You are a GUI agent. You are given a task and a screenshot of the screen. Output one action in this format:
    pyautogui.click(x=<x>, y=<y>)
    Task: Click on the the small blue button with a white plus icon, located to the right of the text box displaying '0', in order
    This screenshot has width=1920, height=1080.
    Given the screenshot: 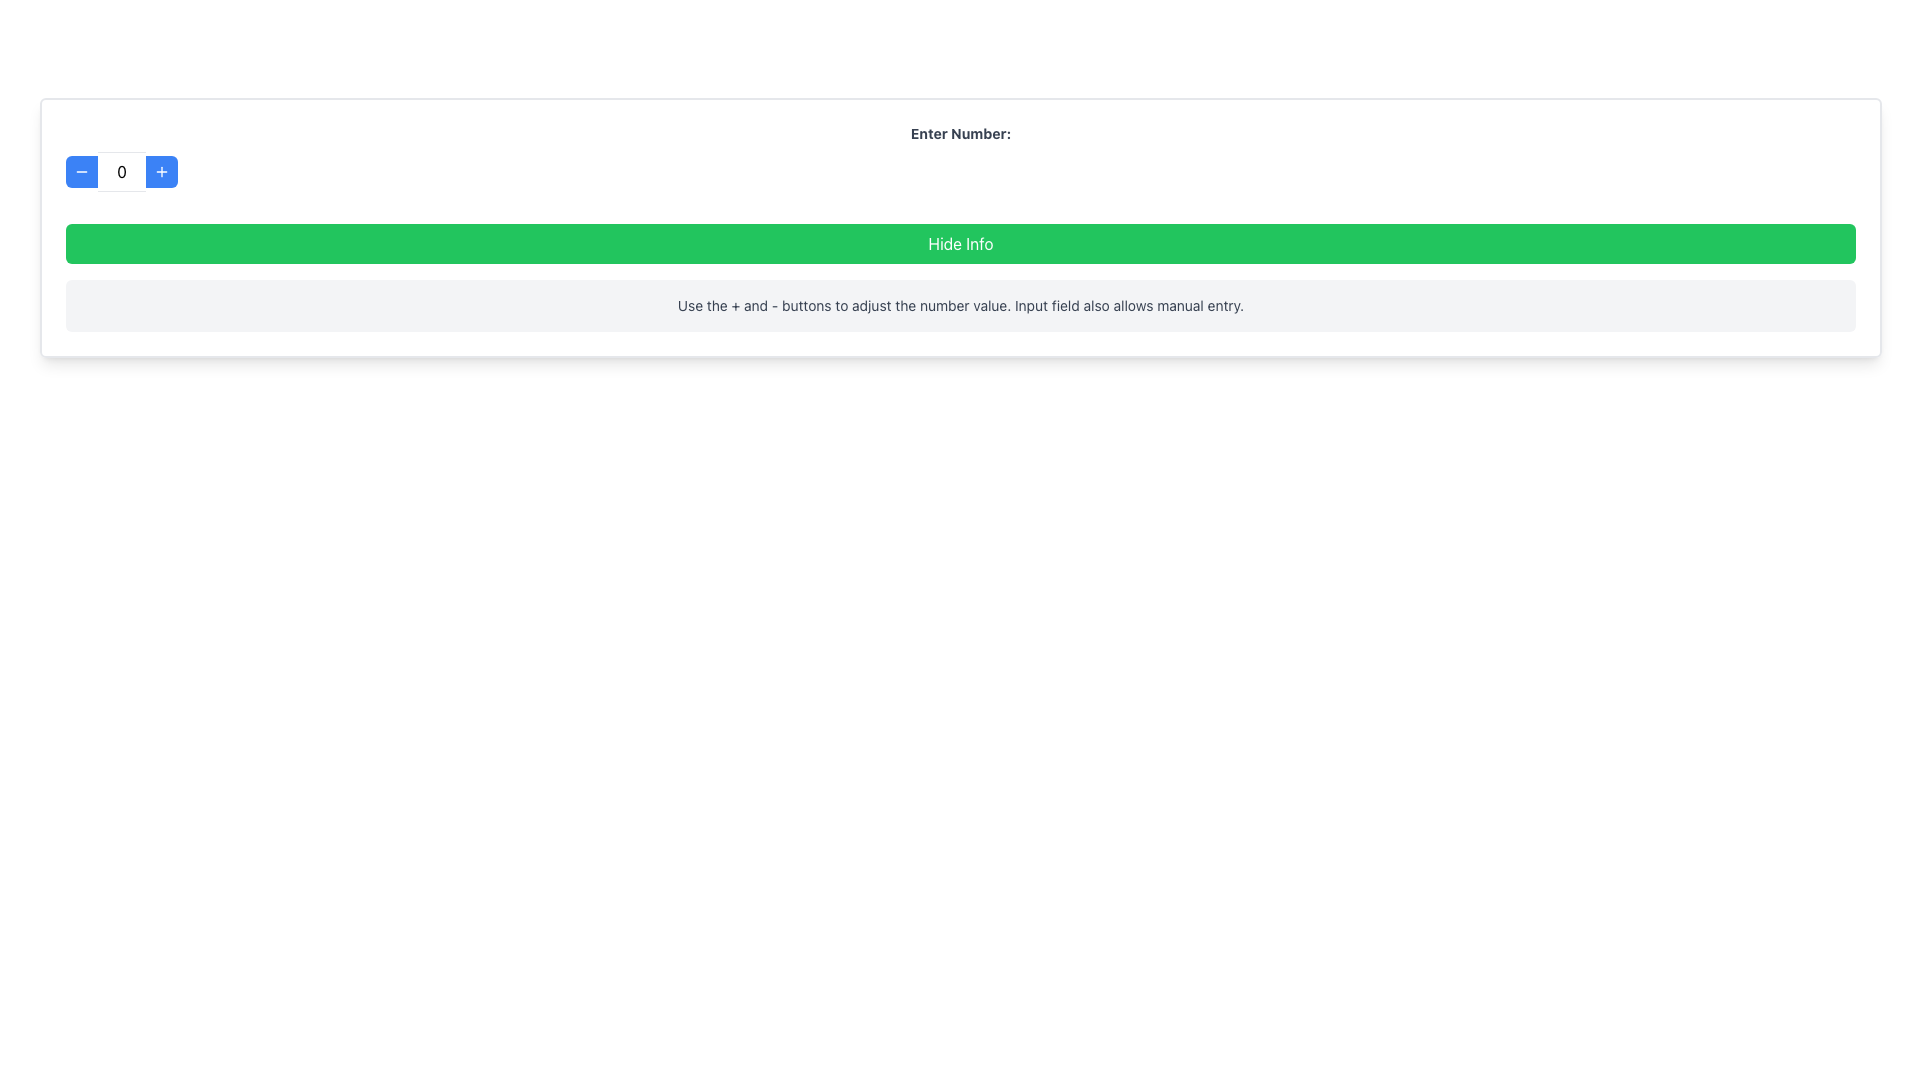 What is the action you would take?
    pyautogui.click(x=162, y=171)
    